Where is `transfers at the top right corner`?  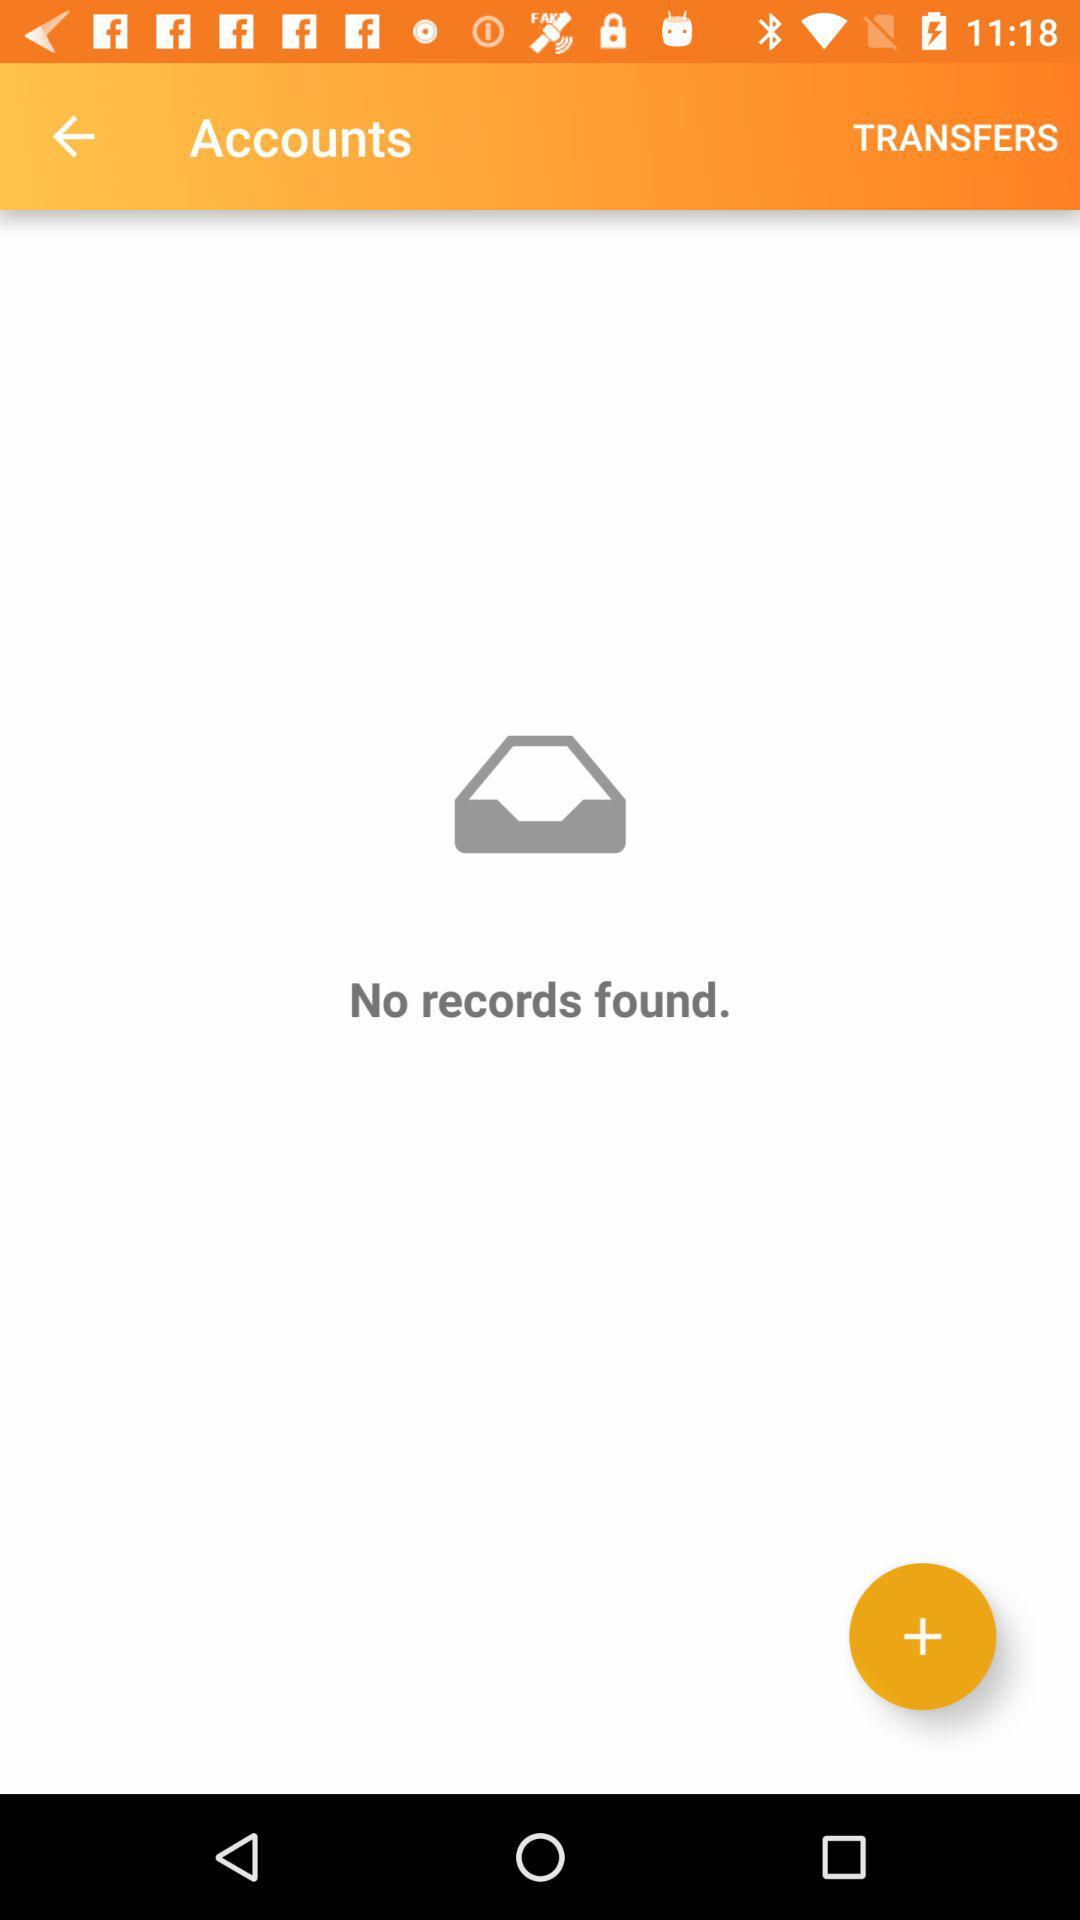
transfers at the top right corner is located at coordinates (954, 135).